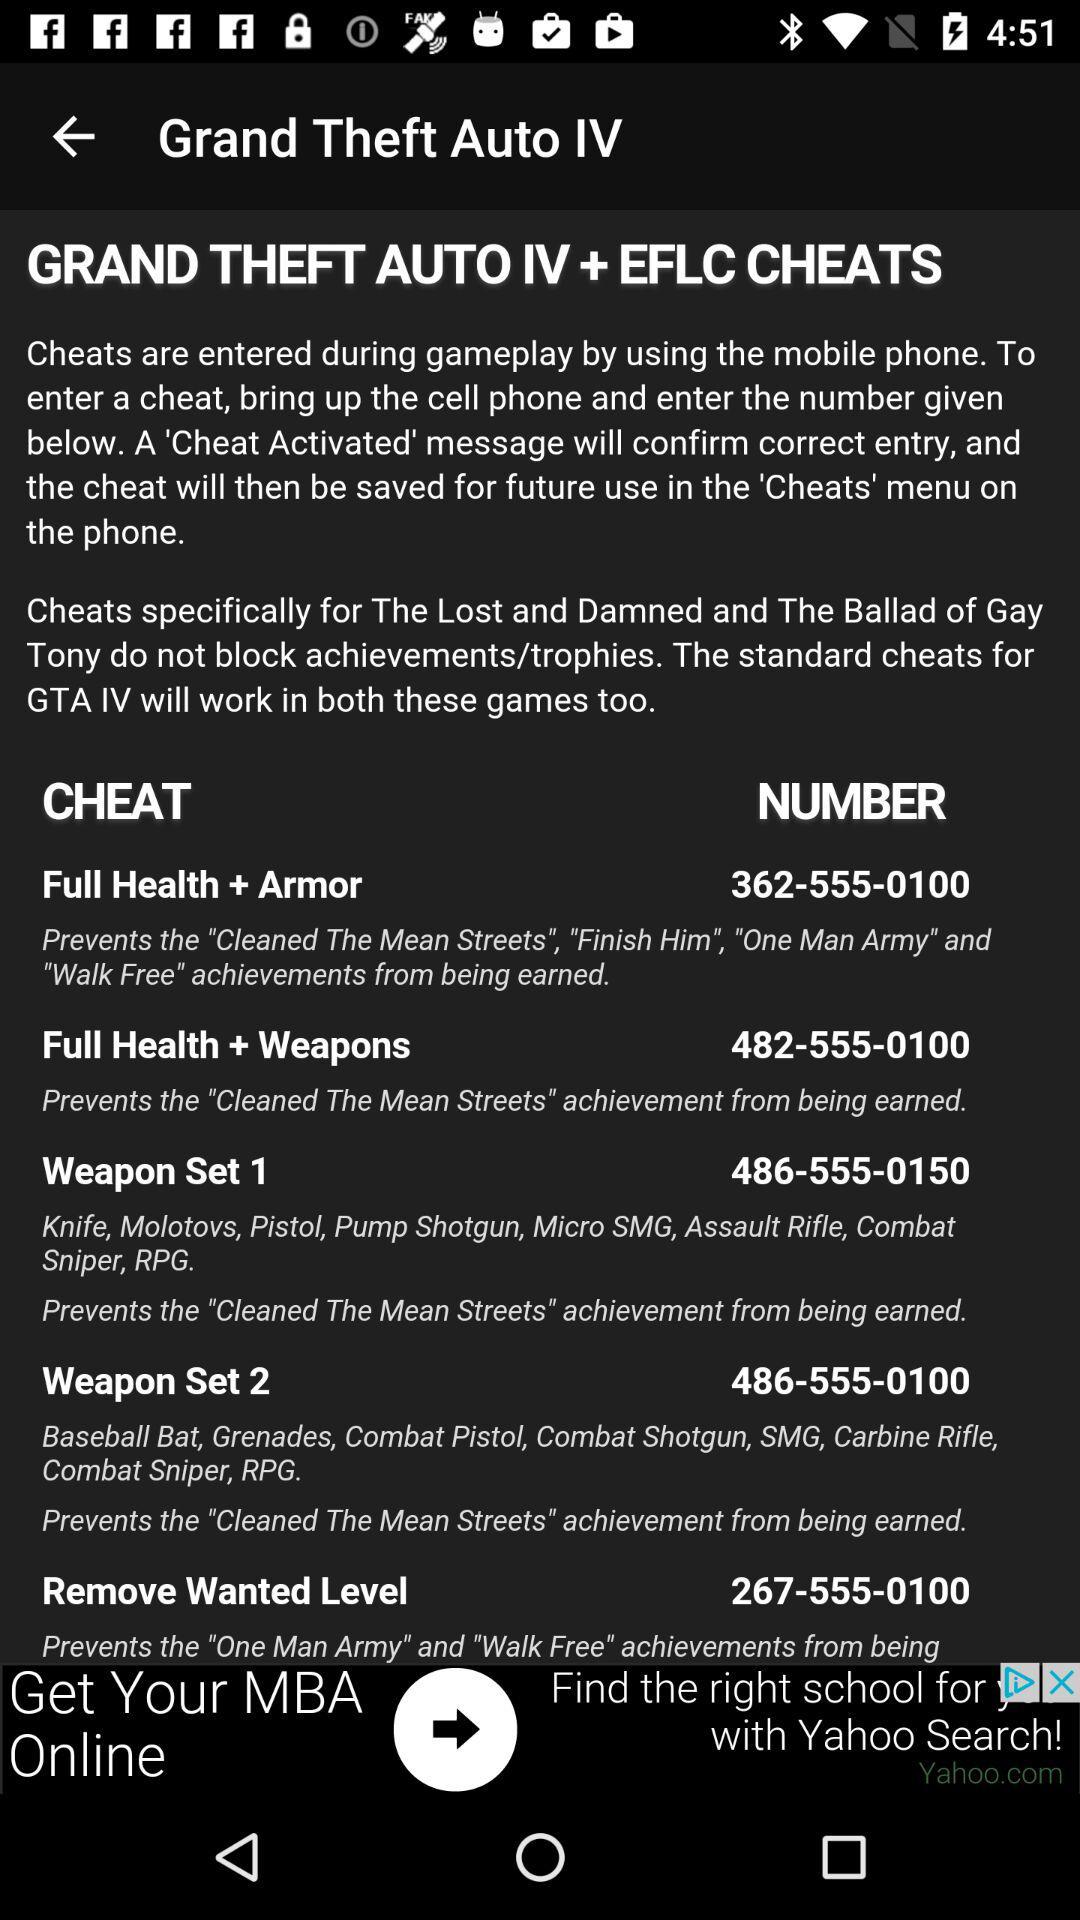  I want to click on advertisement, so click(540, 1727).